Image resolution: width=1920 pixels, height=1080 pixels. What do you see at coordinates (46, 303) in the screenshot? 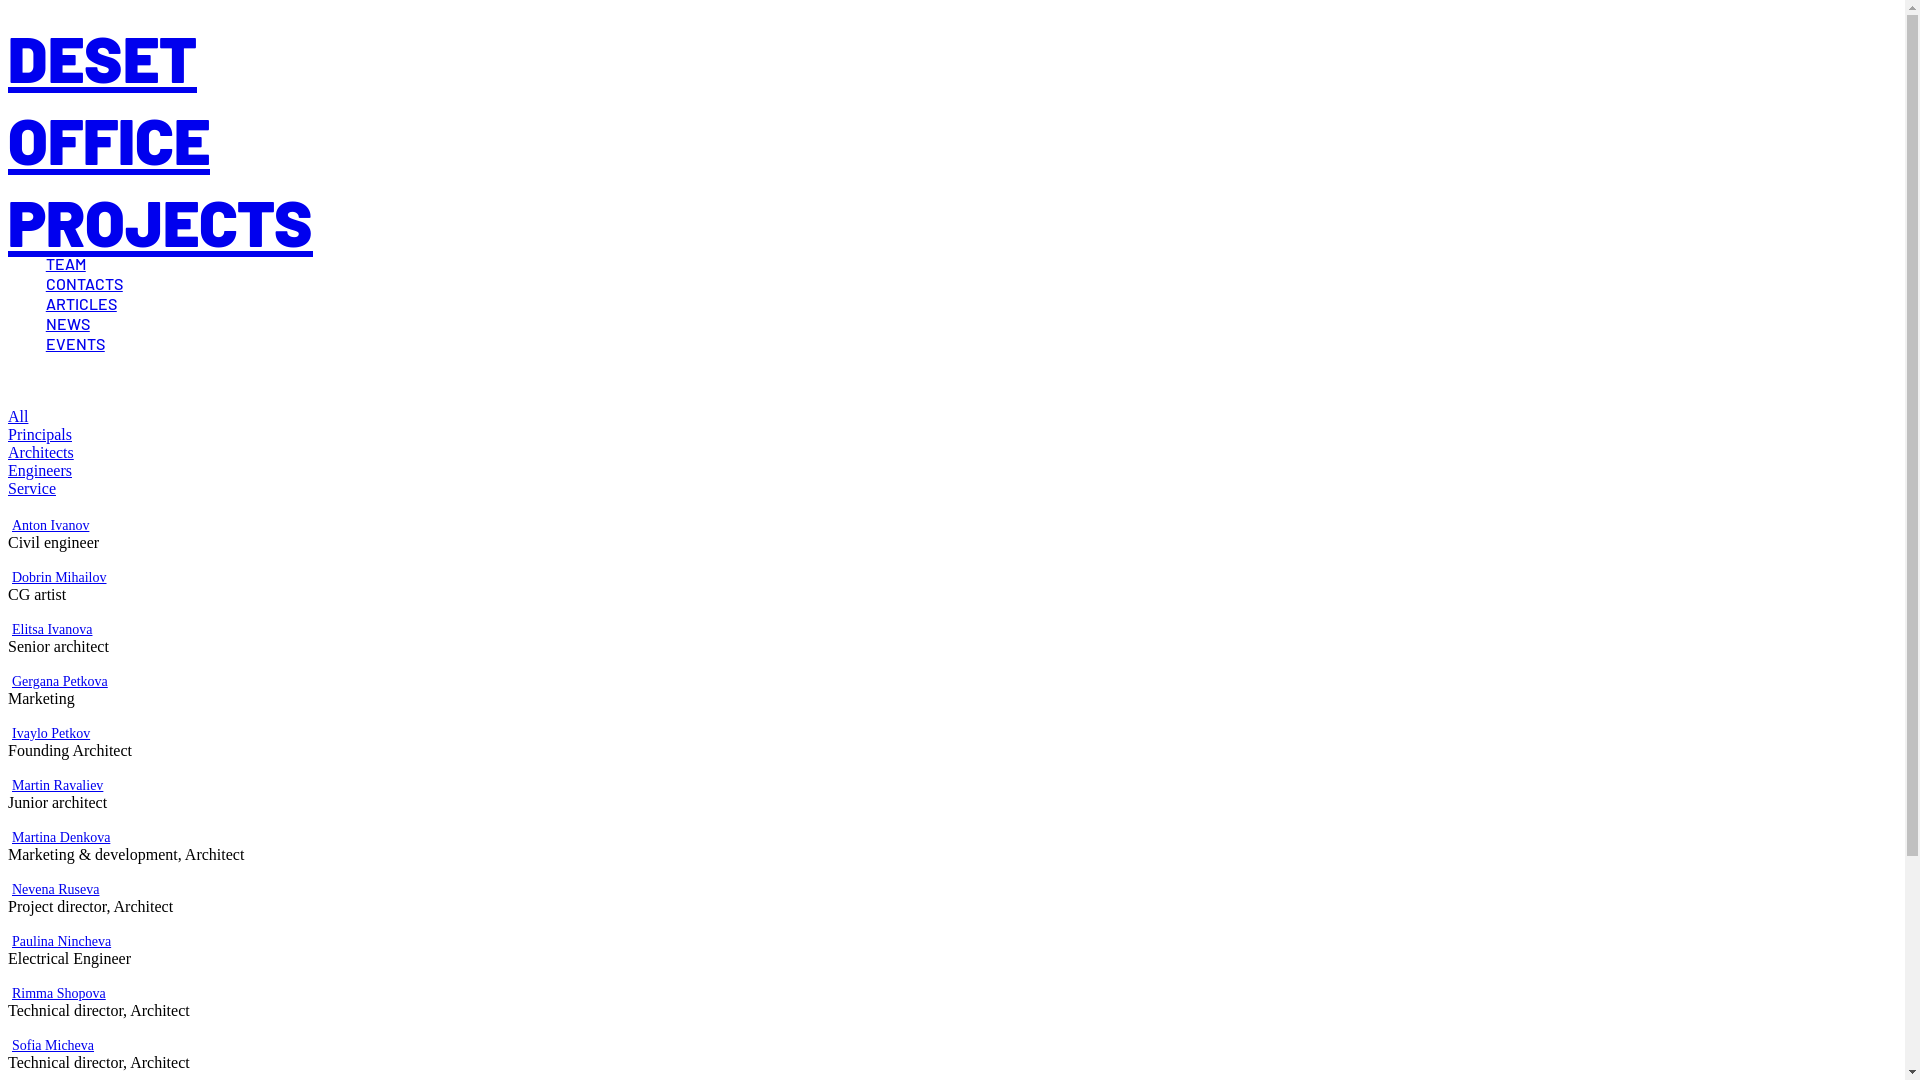
I see `'ARTICLES'` at bounding box center [46, 303].